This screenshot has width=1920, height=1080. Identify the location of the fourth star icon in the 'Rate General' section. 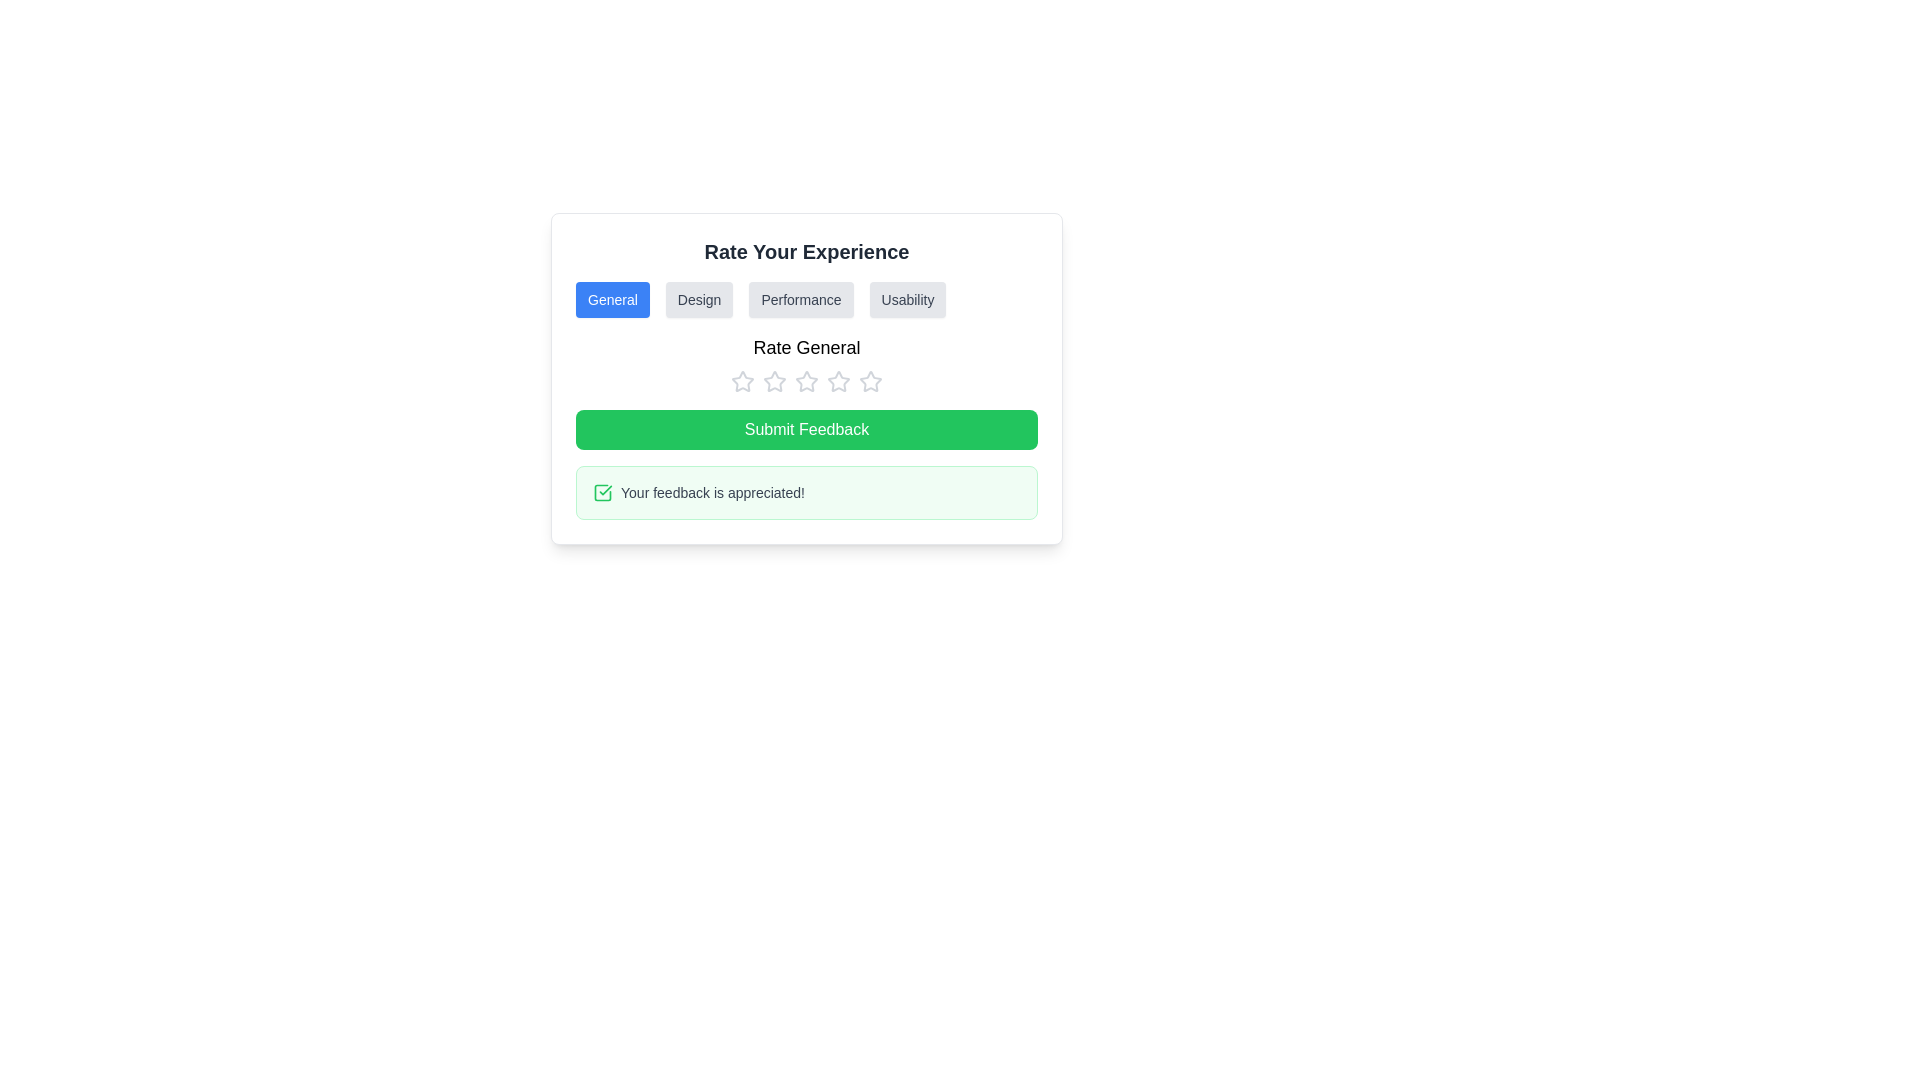
(839, 381).